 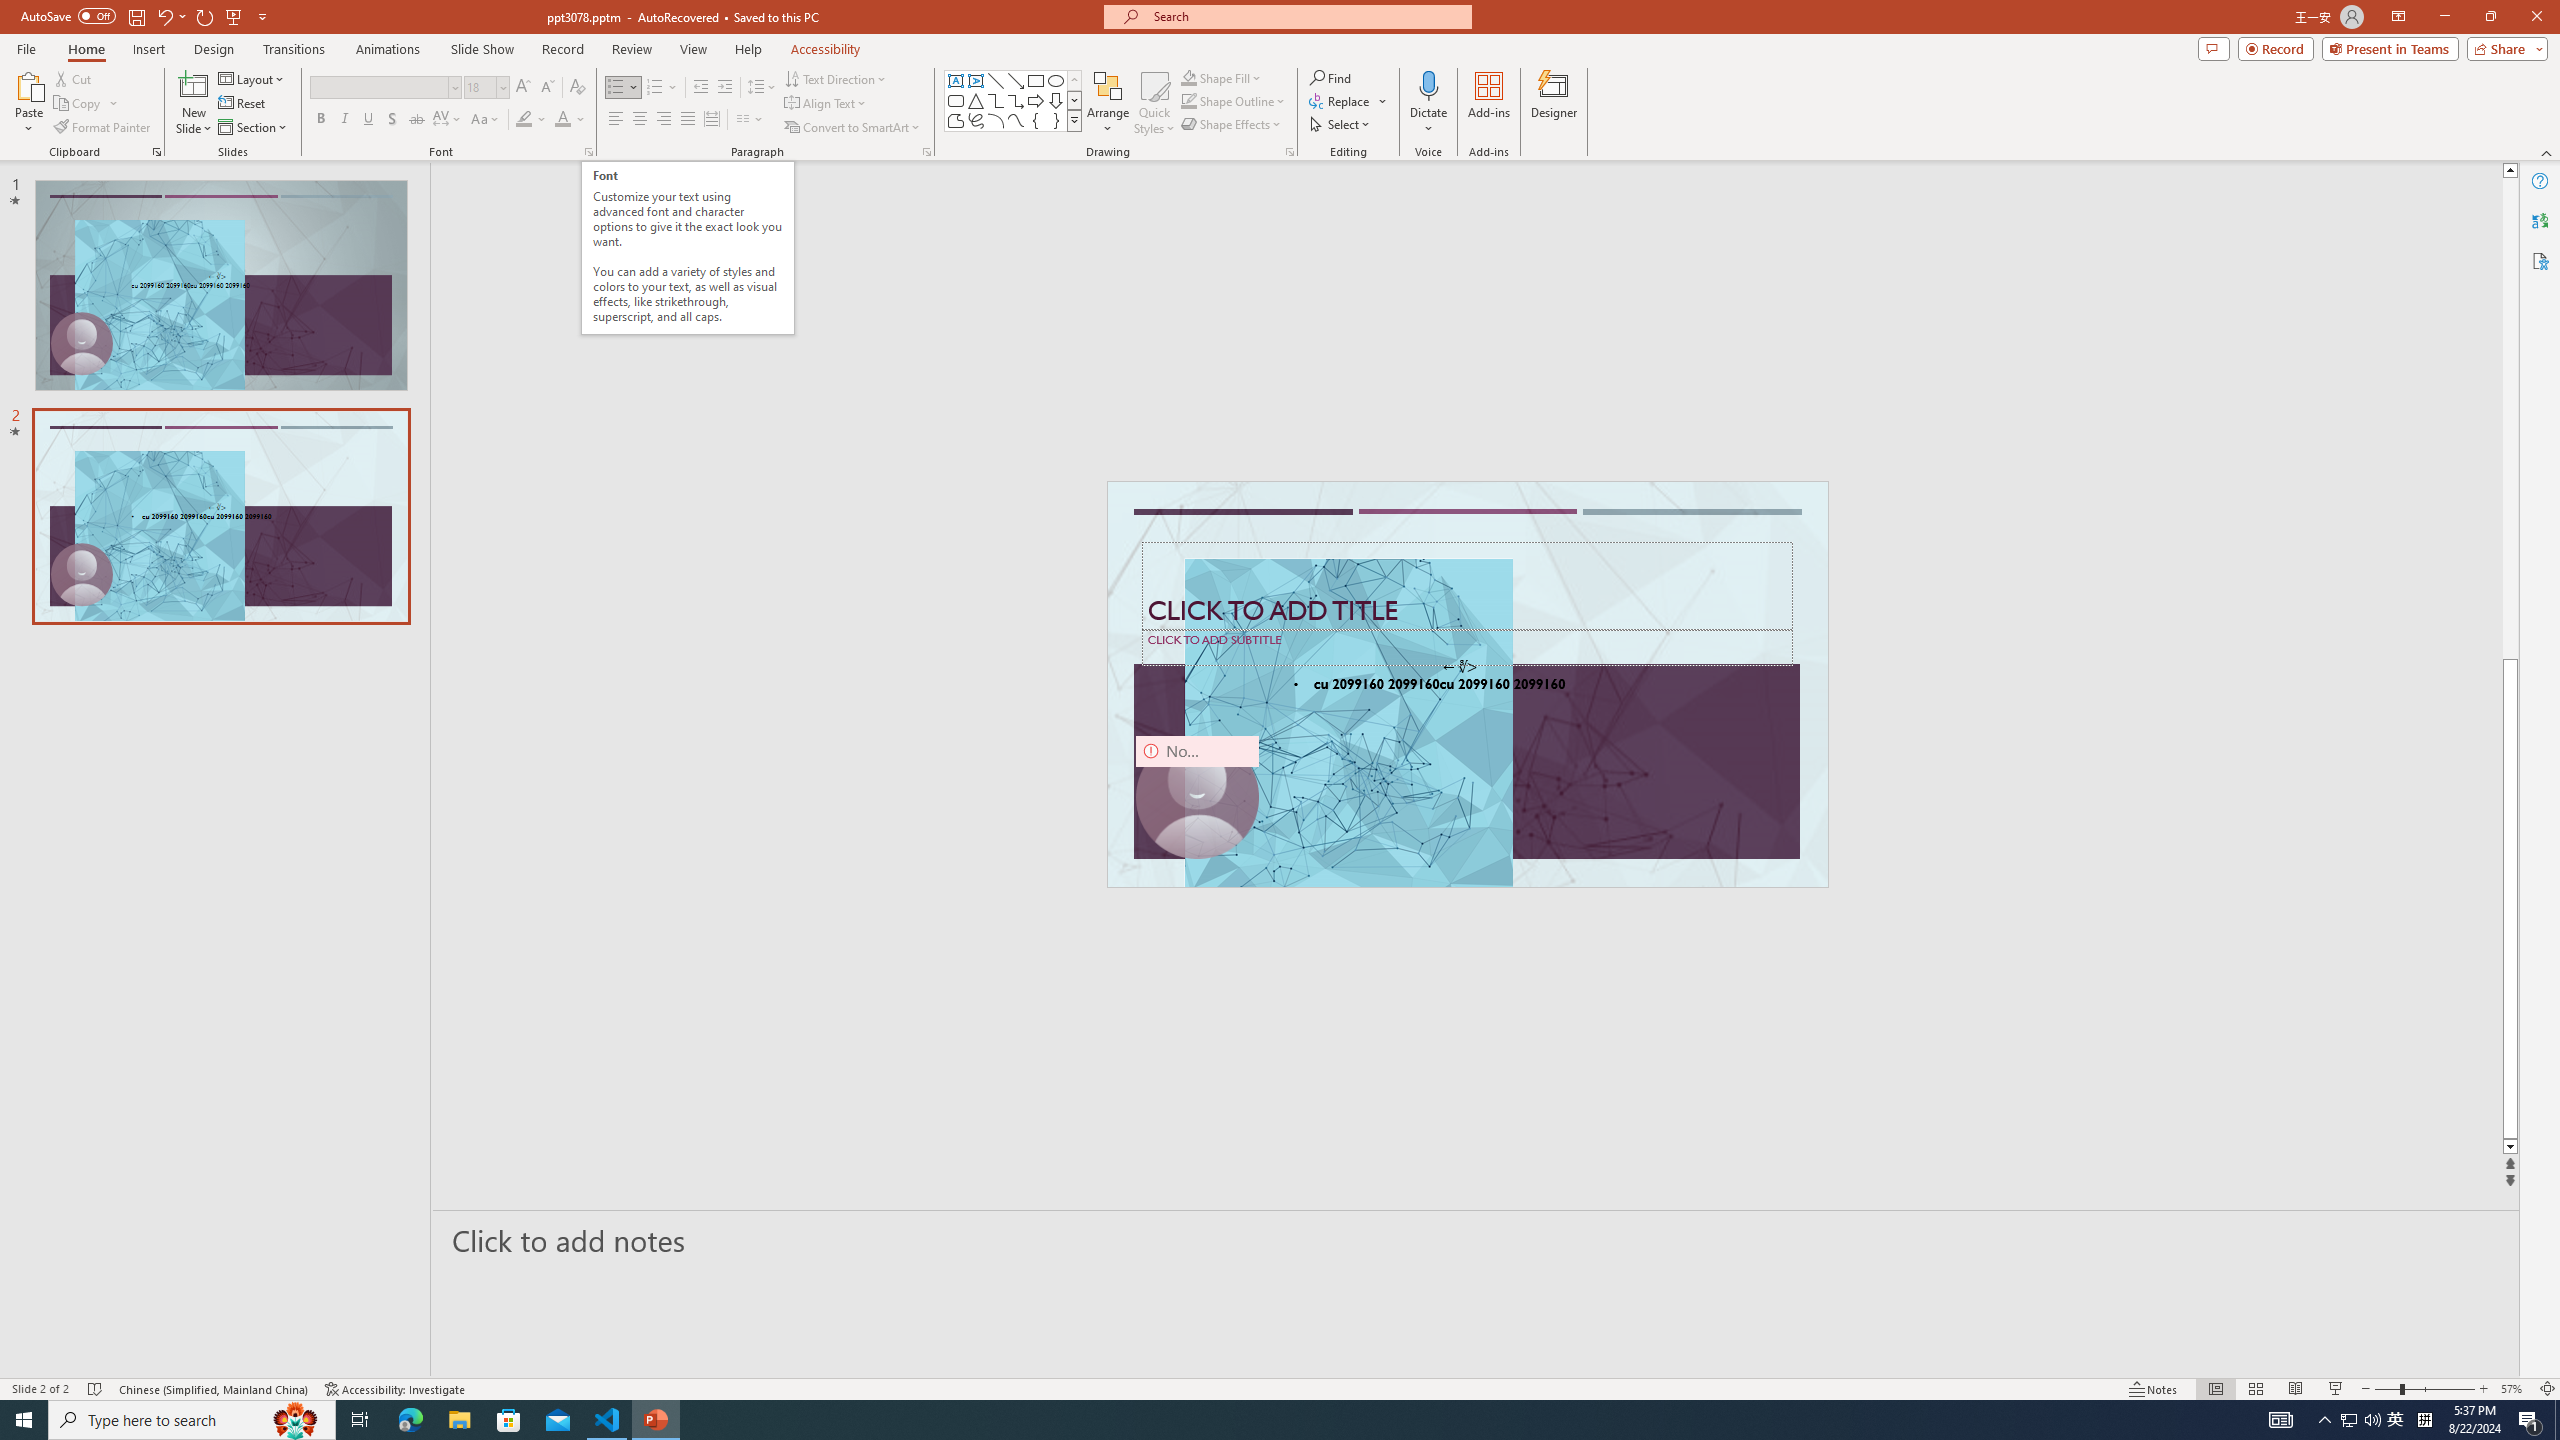 I want to click on 'Zoom', so click(x=2425, y=1389).